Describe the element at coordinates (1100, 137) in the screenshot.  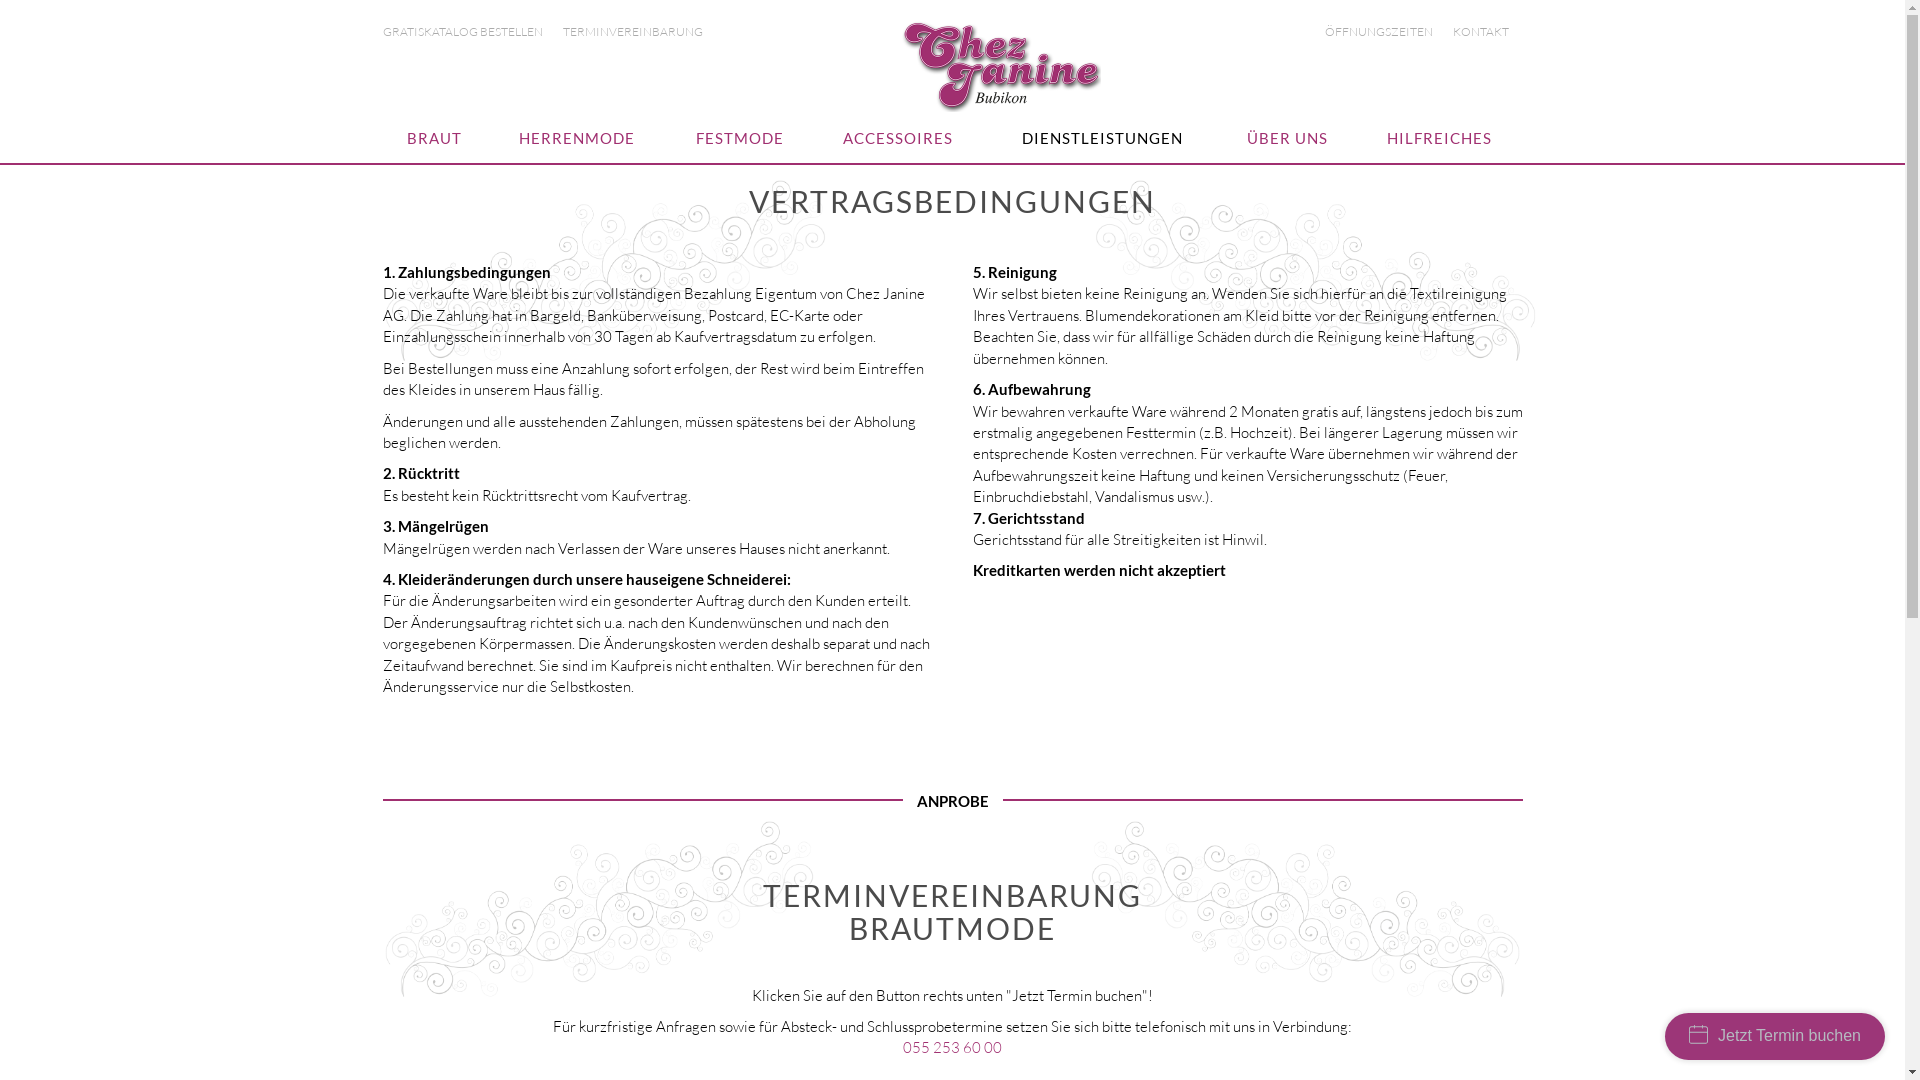
I see `'DIENSTLEISTUNGEN'` at that location.